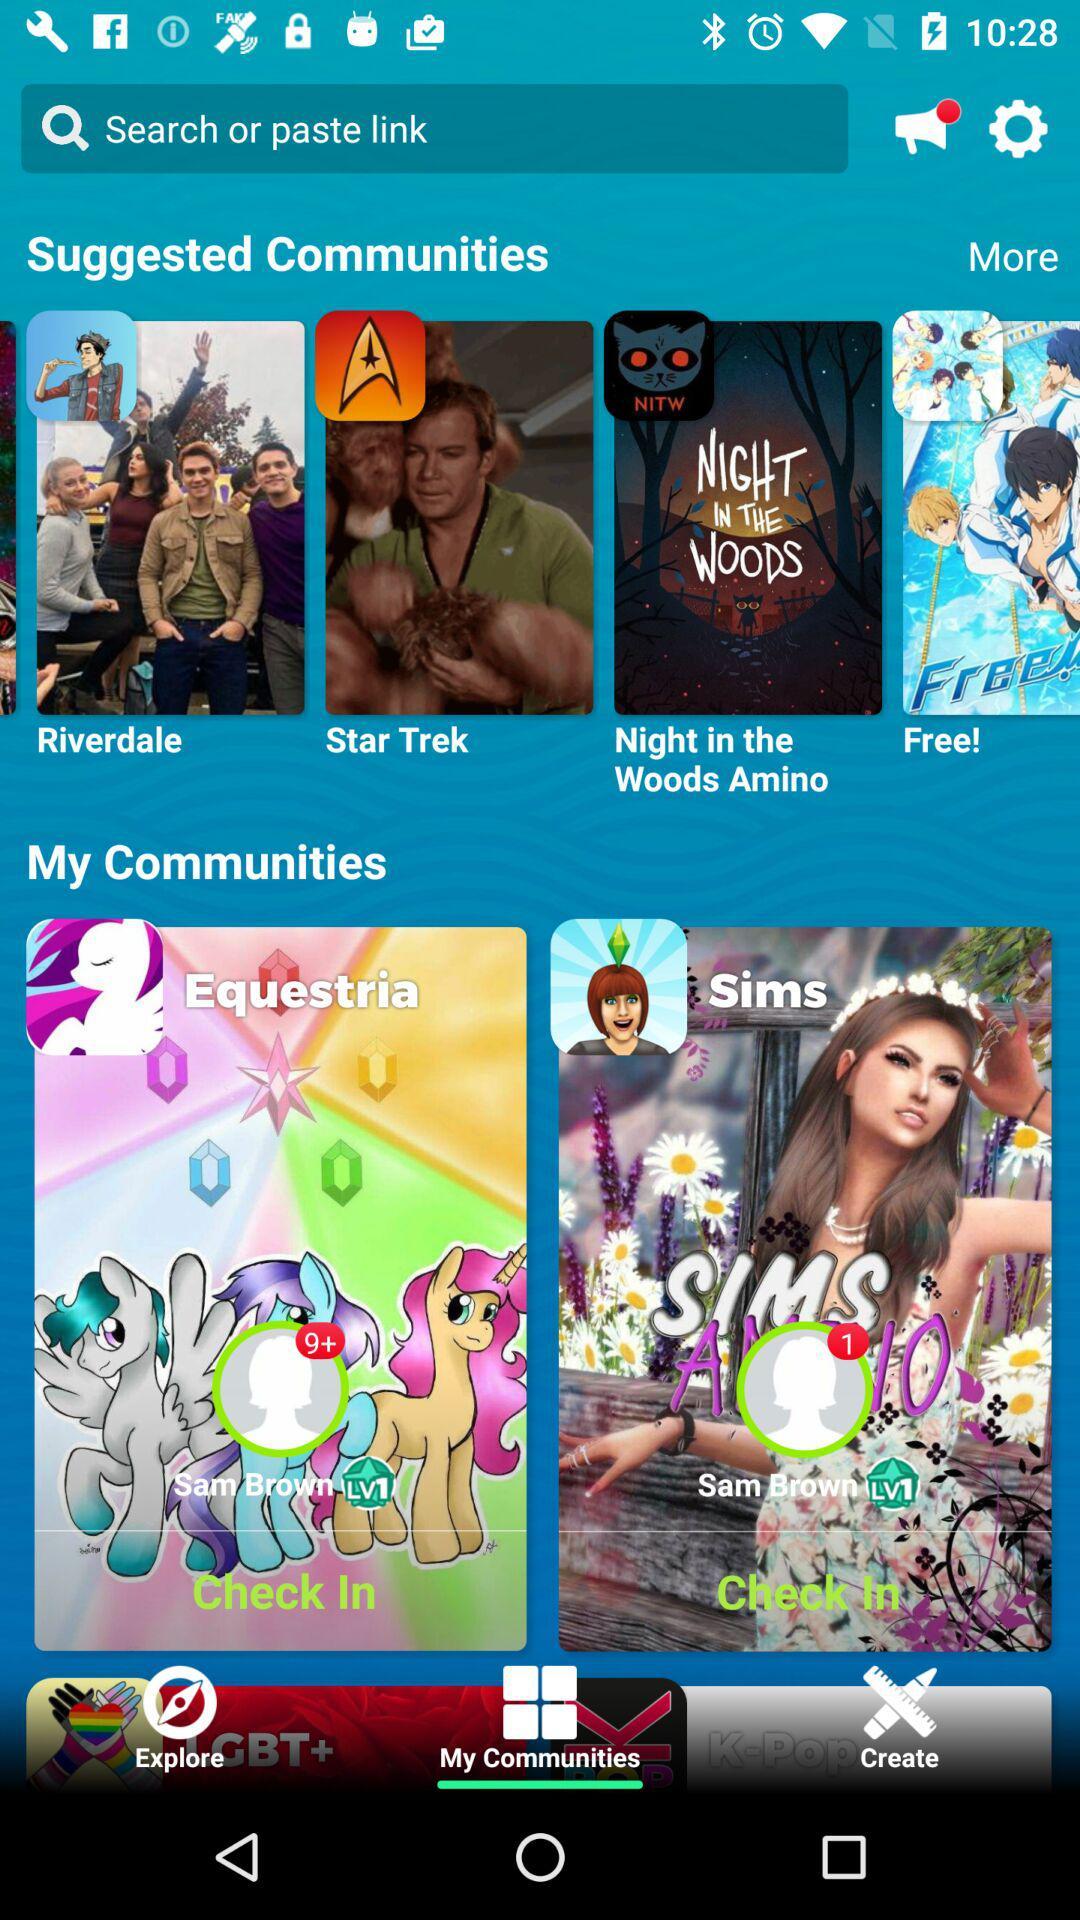 The width and height of the screenshot is (1080, 1920). Describe the element at coordinates (1020, 127) in the screenshot. I see `the avatar icon` at that location.